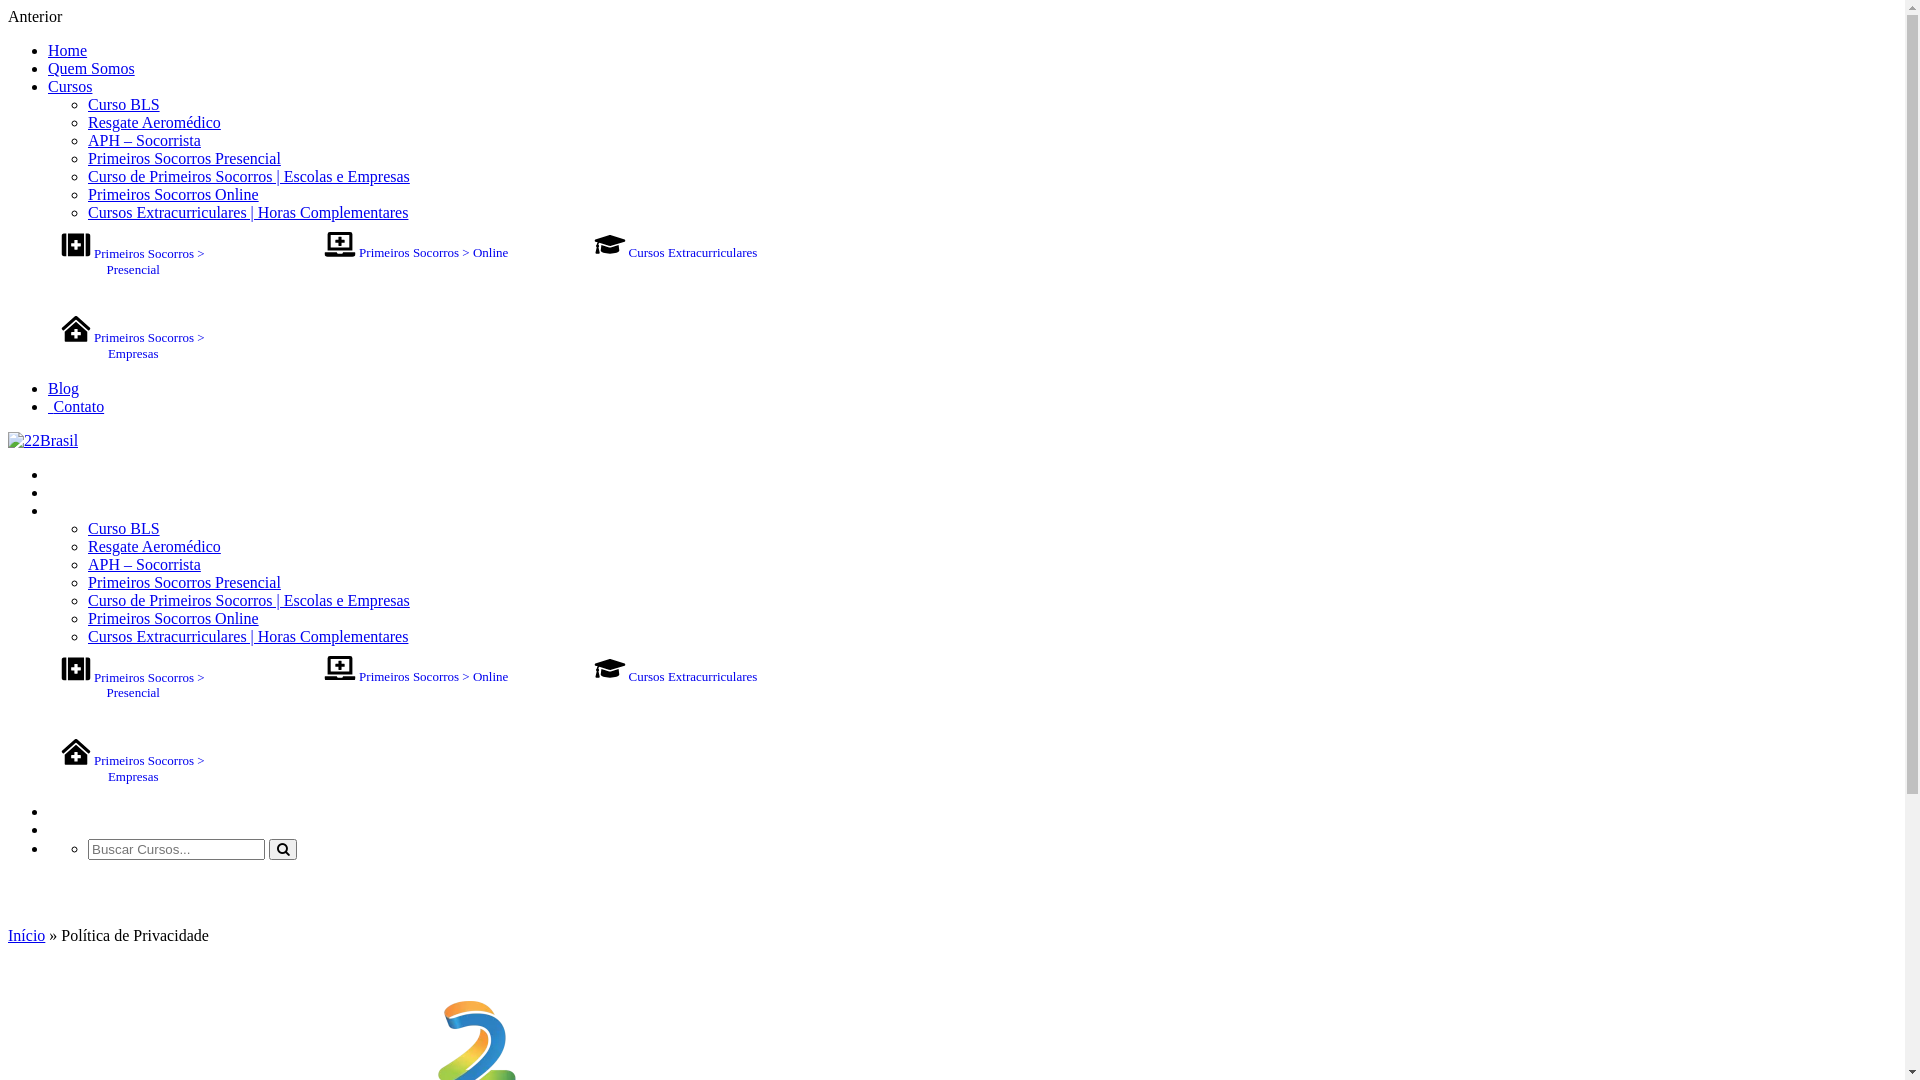  I want to click on 'Primeiros Socorros > Online', so click(415, 675).